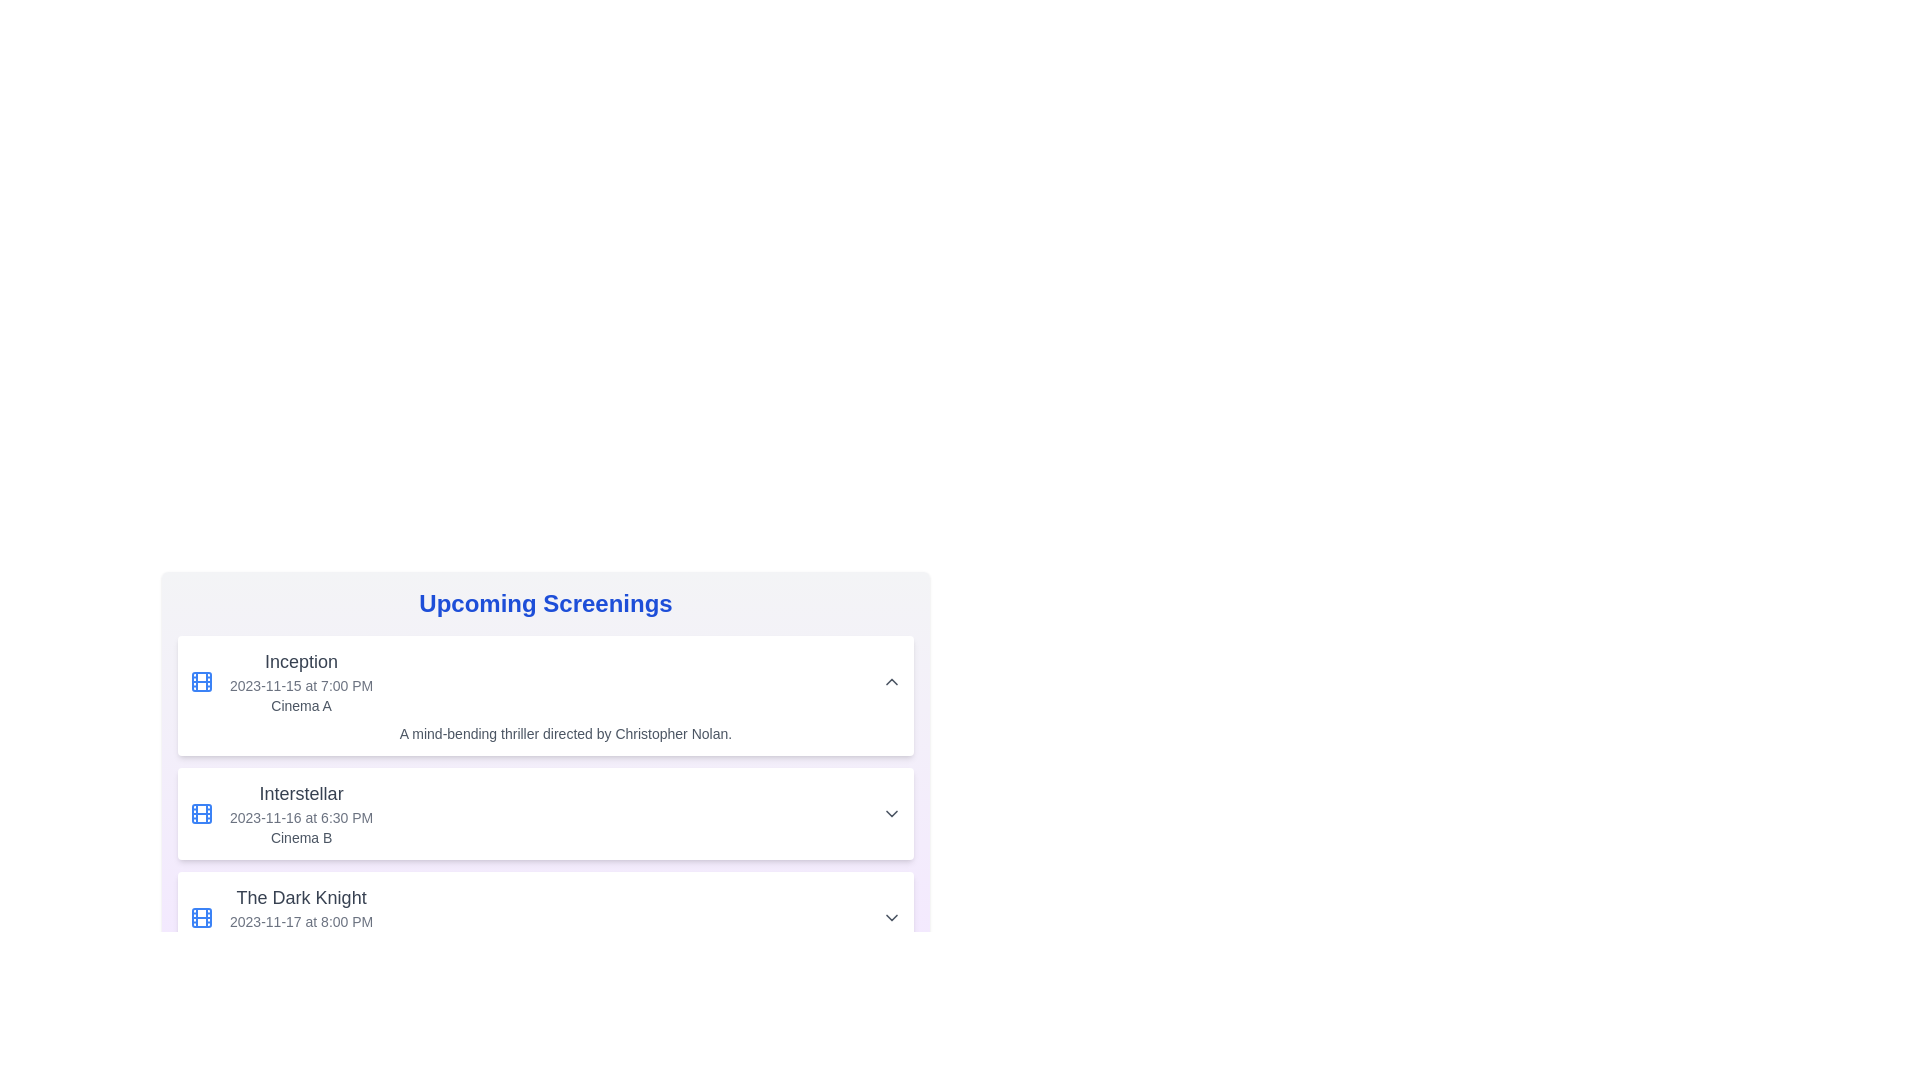  Describe the element at coordinates (280, 681) in the screenshot. I see `the first item in the list of upcoming movie screenings` at that location.